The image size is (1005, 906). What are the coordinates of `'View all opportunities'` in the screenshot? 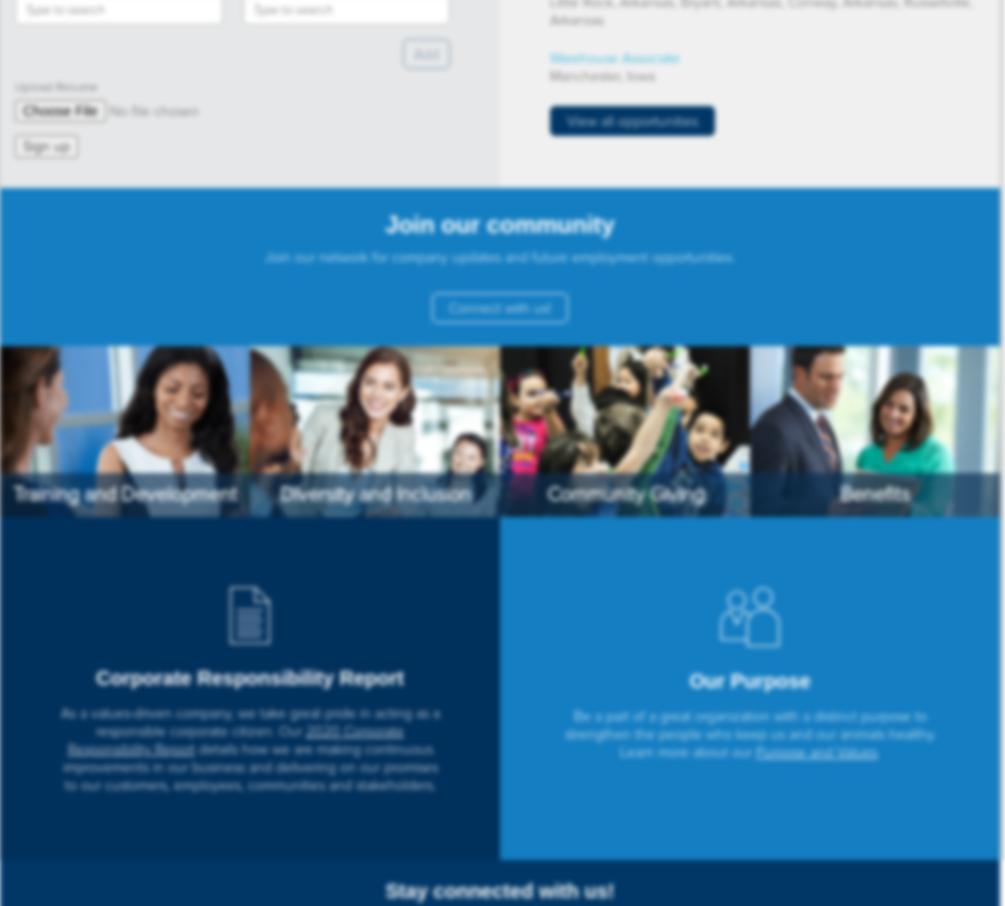 It's located at (566, 120).